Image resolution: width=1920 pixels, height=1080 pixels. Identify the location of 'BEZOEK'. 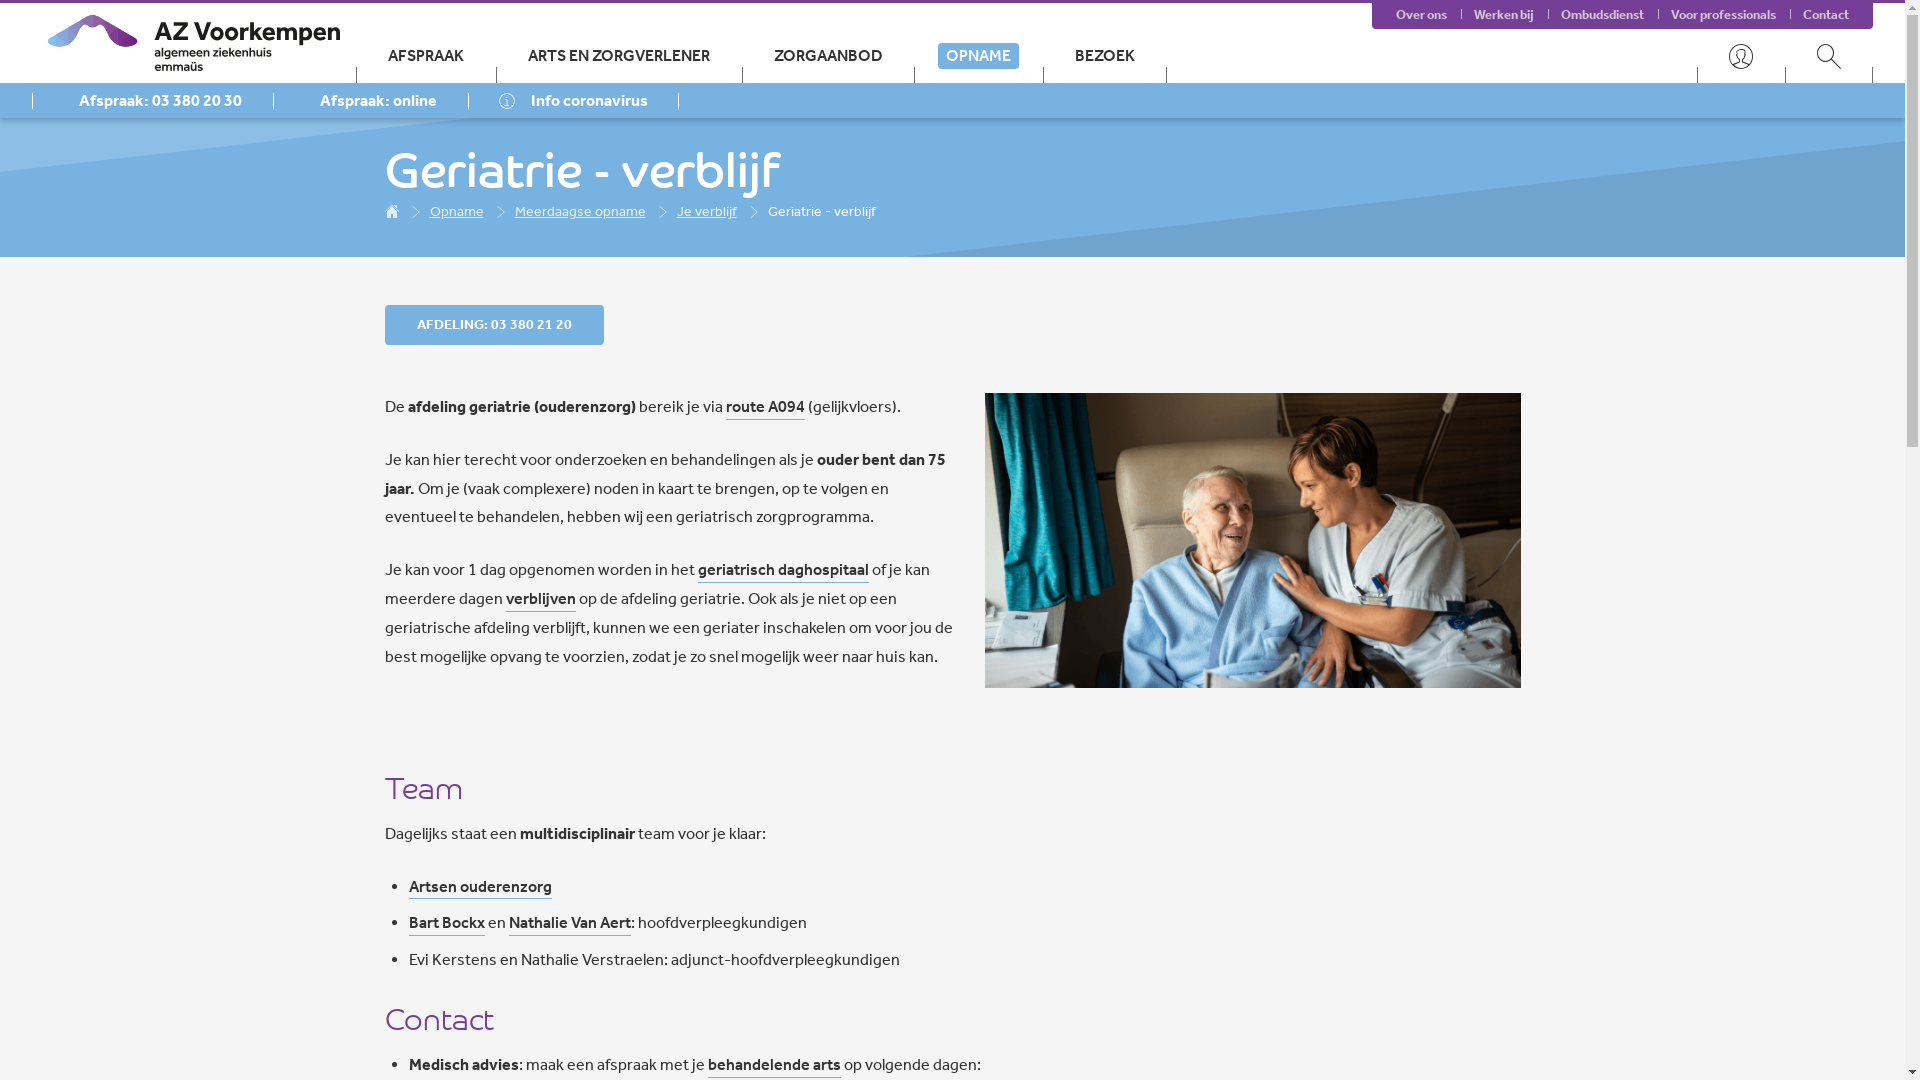
(1103, 55).